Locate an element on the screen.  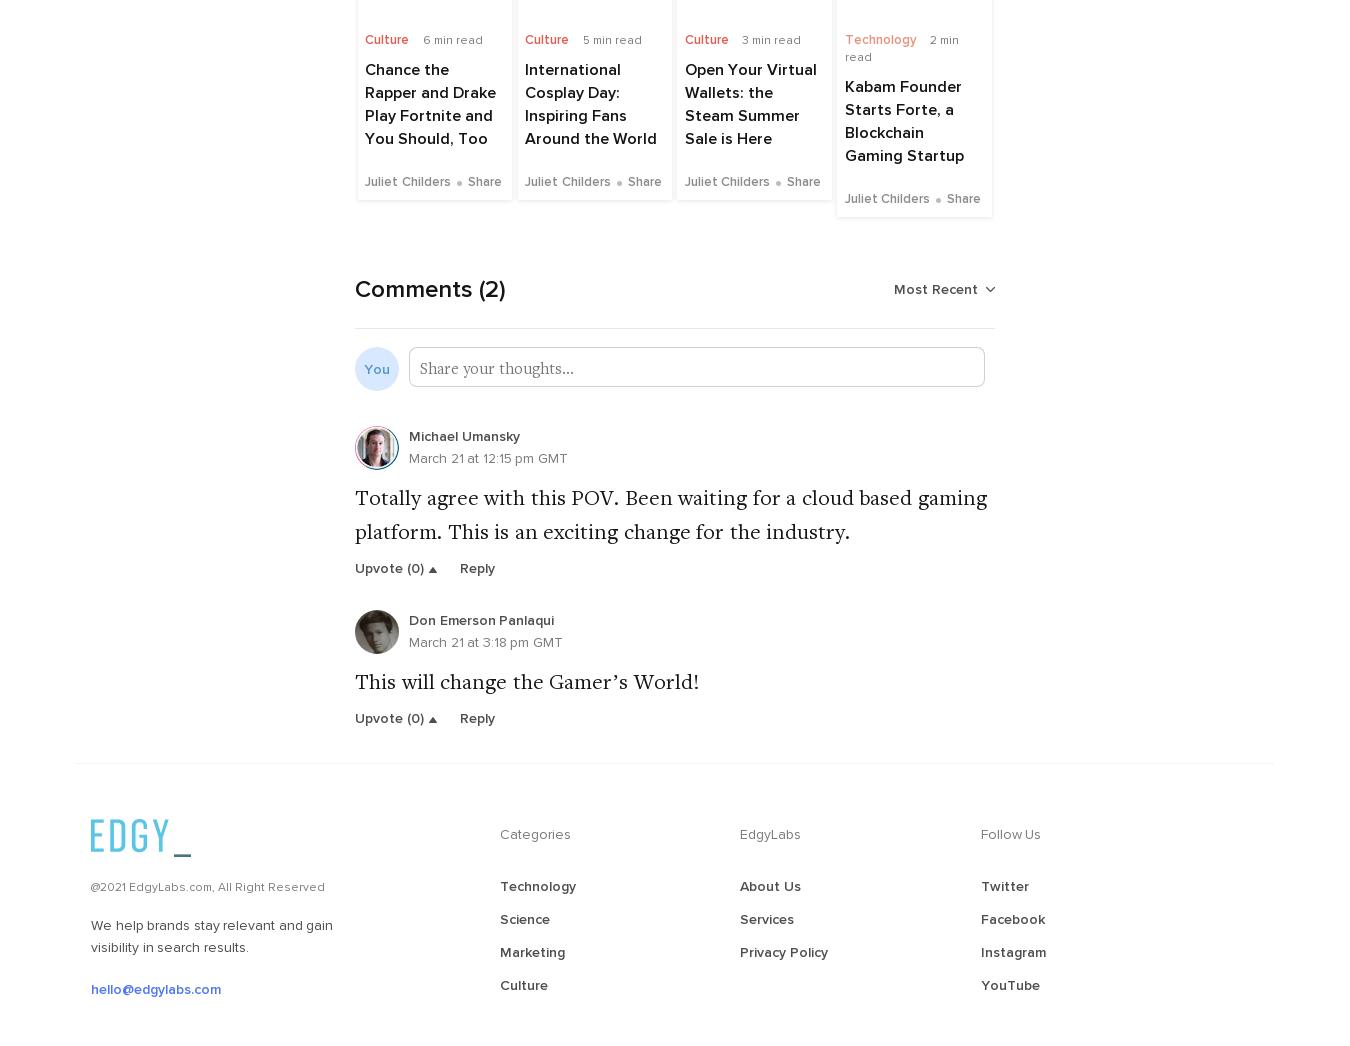
'Kabam Founder Starts Forte, a Blockchain Gaming Startup' is located at coordinates (844, 131).